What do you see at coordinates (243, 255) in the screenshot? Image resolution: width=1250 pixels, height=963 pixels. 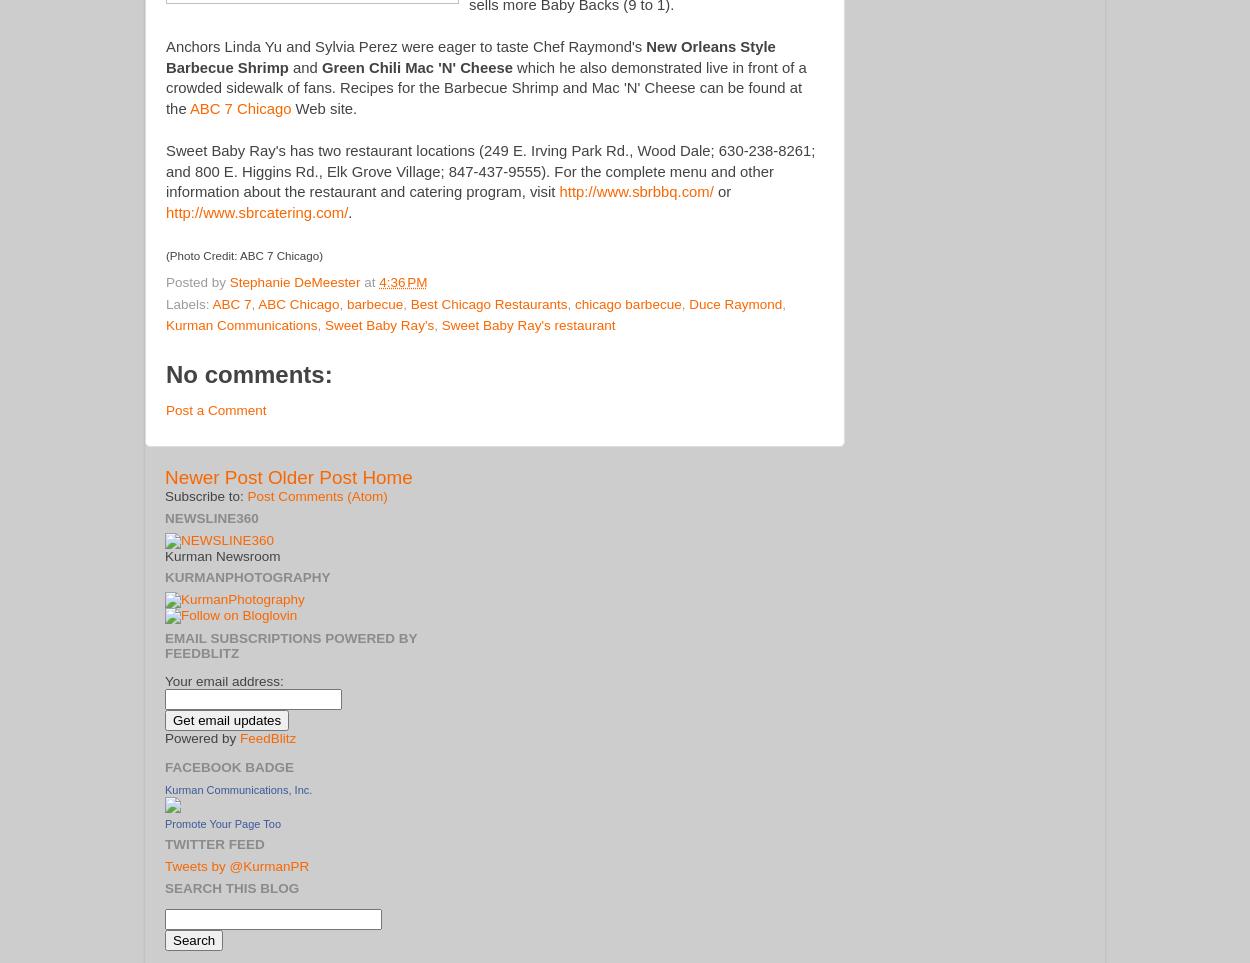 I see `'(Photo Credit: ABC 7 Chicago)'` at bounding box center [243, 255].